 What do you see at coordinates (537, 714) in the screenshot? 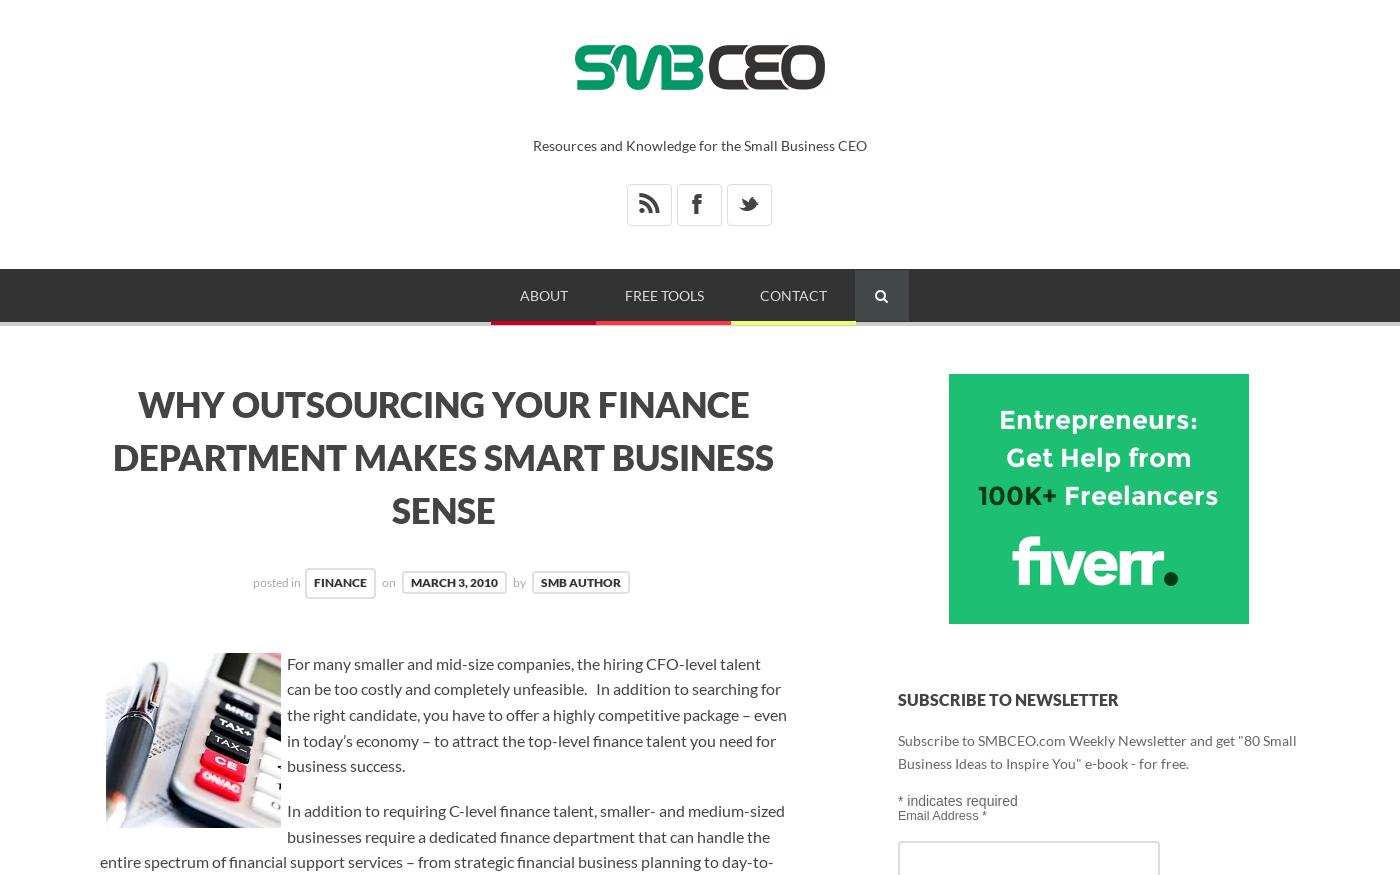
I see `'For many smaller and mid-size companies,  the hiring CFO-level talent can be too costly and completely unfeasible.    In addition to searching for the right candidate, you have to offer  a highly competitive package – even in today’s economy – to attract  the top-level finance talent you need for business success.'` at bounding box center [537, 714].